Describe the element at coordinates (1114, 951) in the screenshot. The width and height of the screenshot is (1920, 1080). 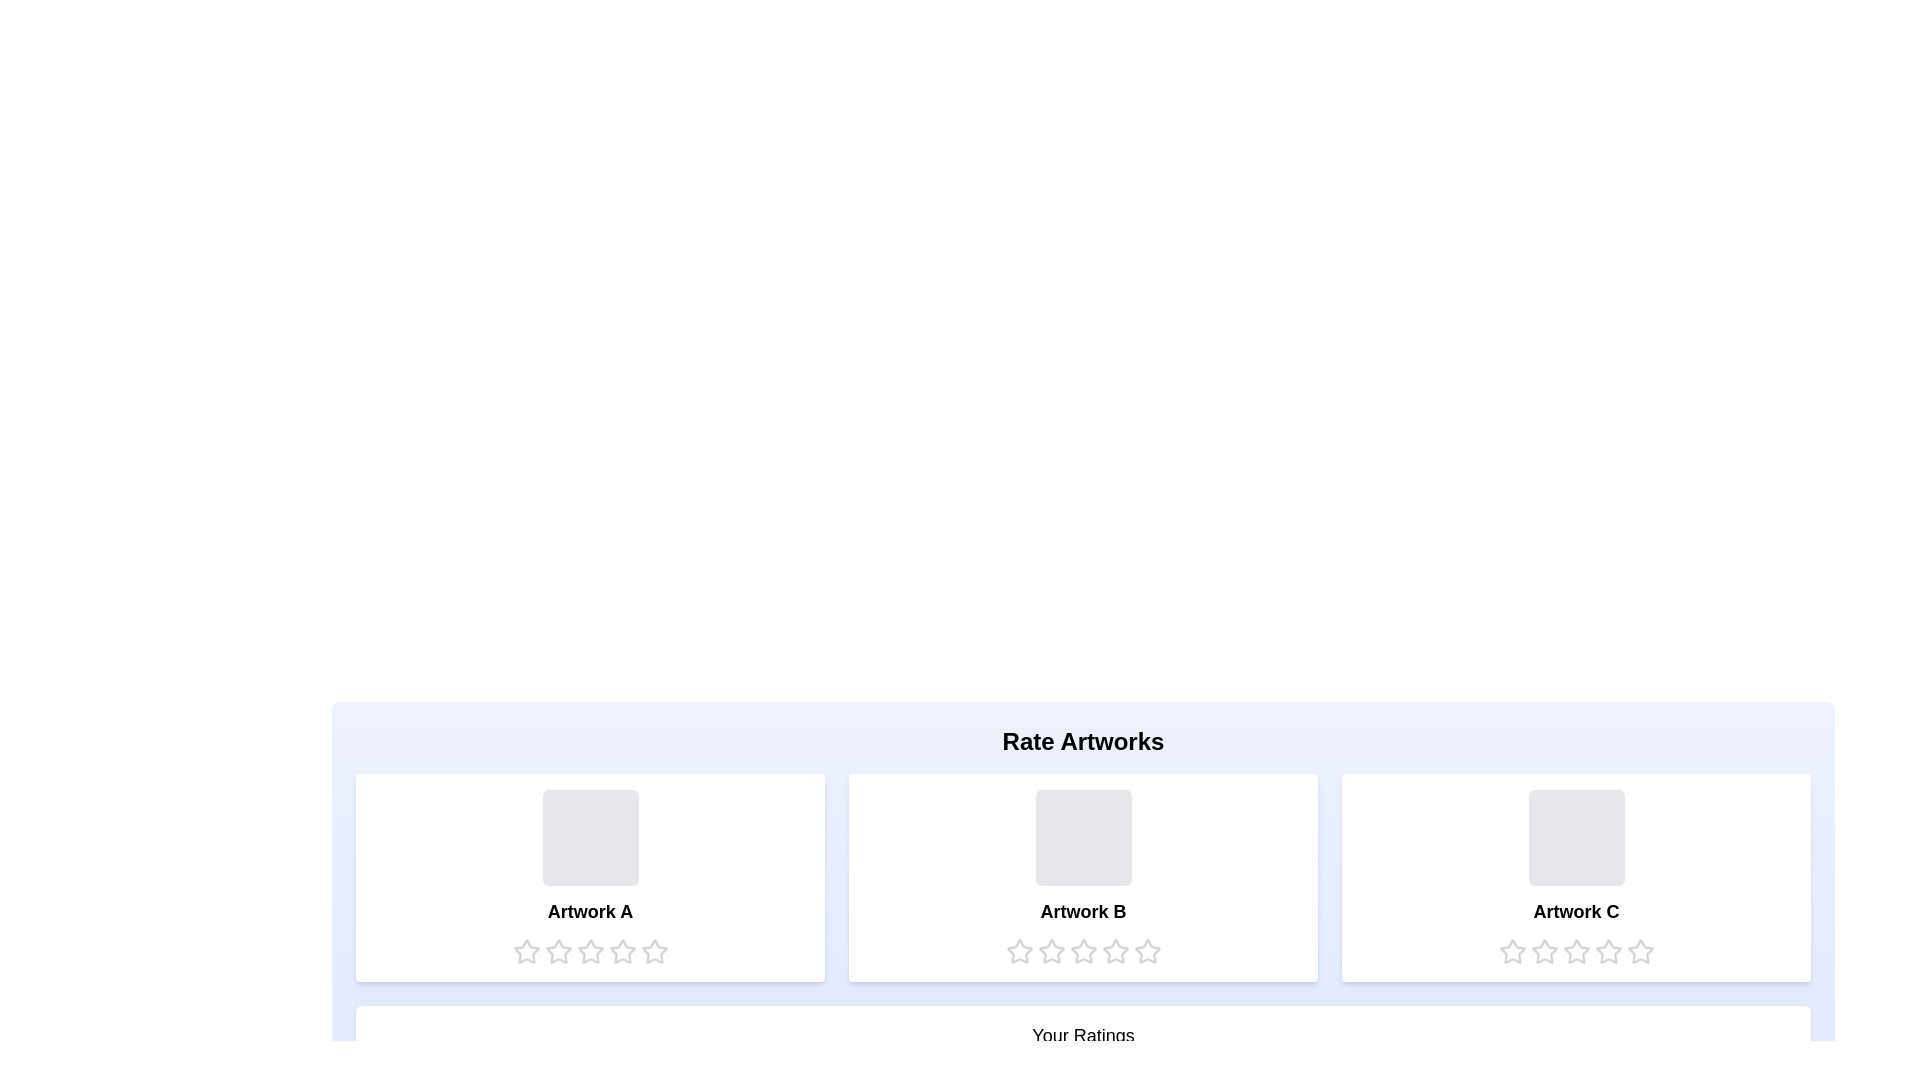
I see `the star corresponding to the rating 4 for the artwork Artwork B` at that location.